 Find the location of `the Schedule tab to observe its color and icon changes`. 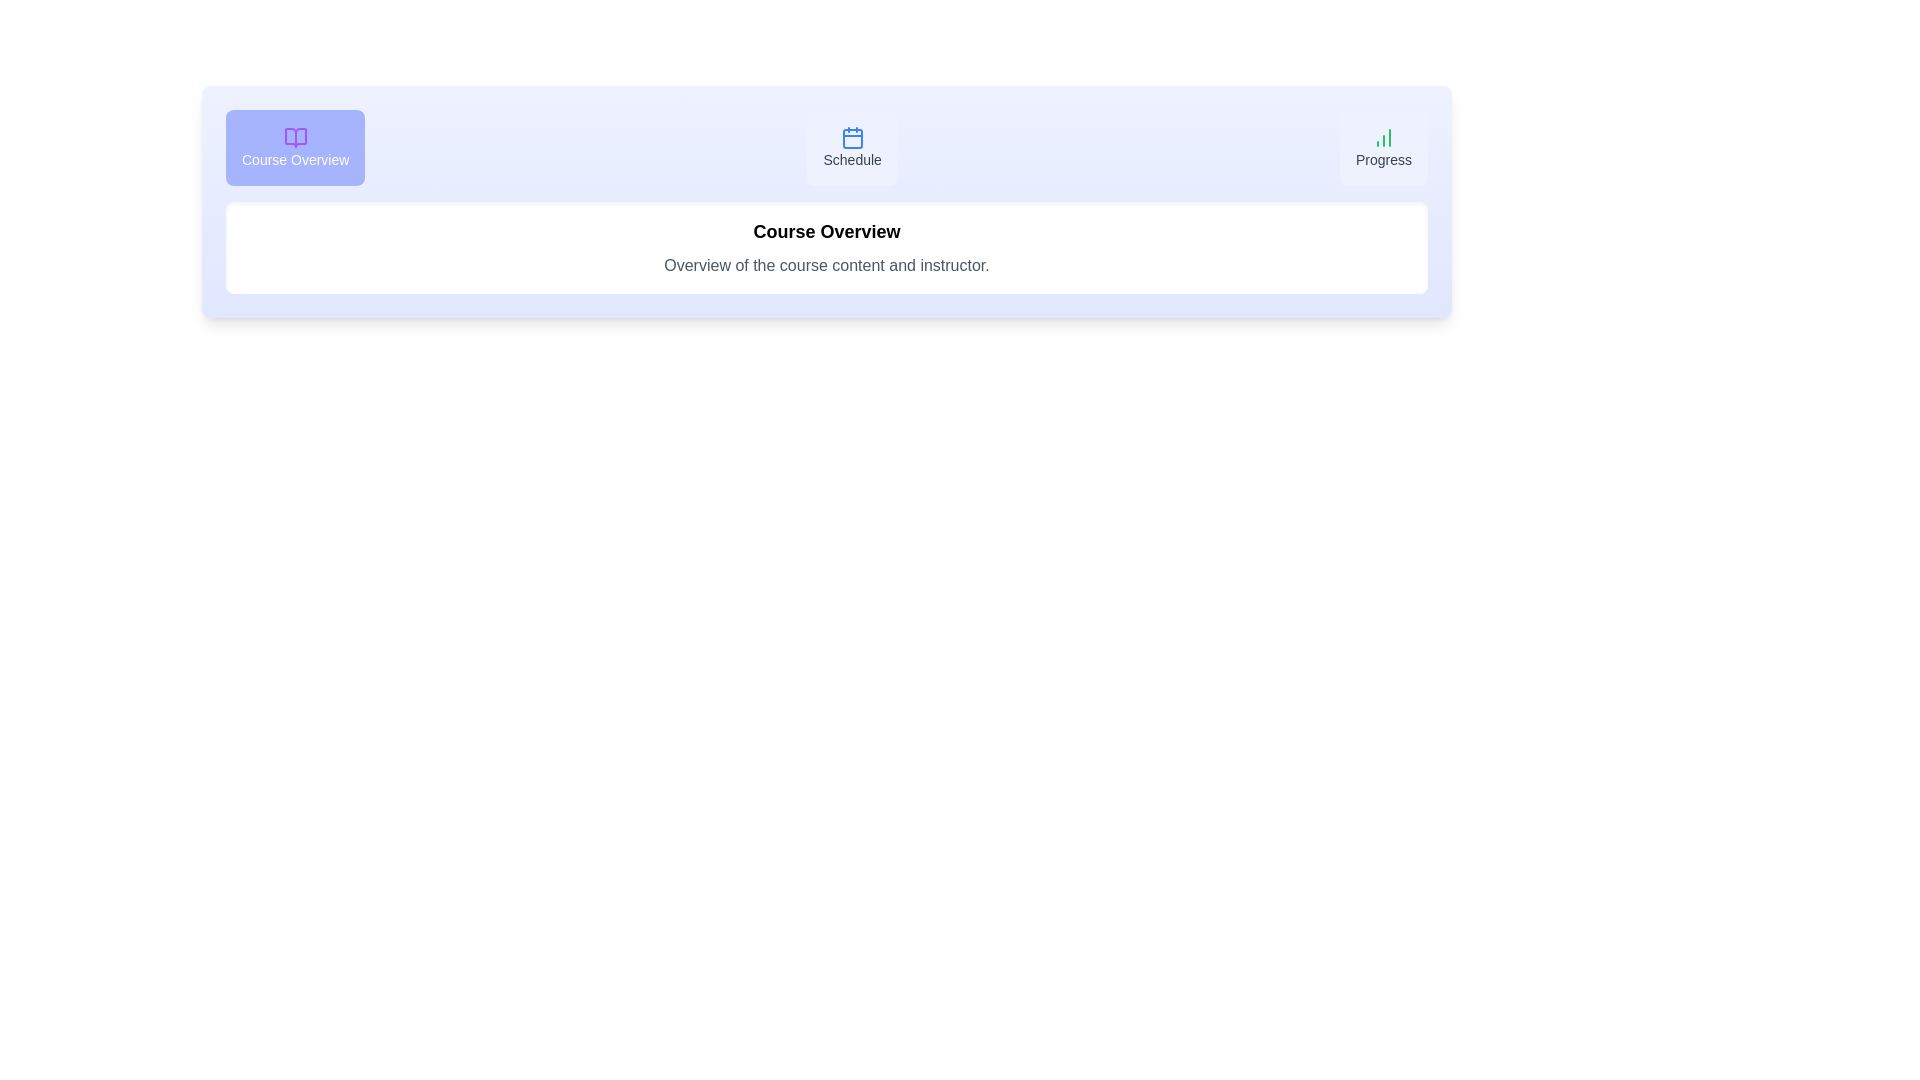

the Schedule tab to observe its color and icon changes is located at coordinates (851, 146).